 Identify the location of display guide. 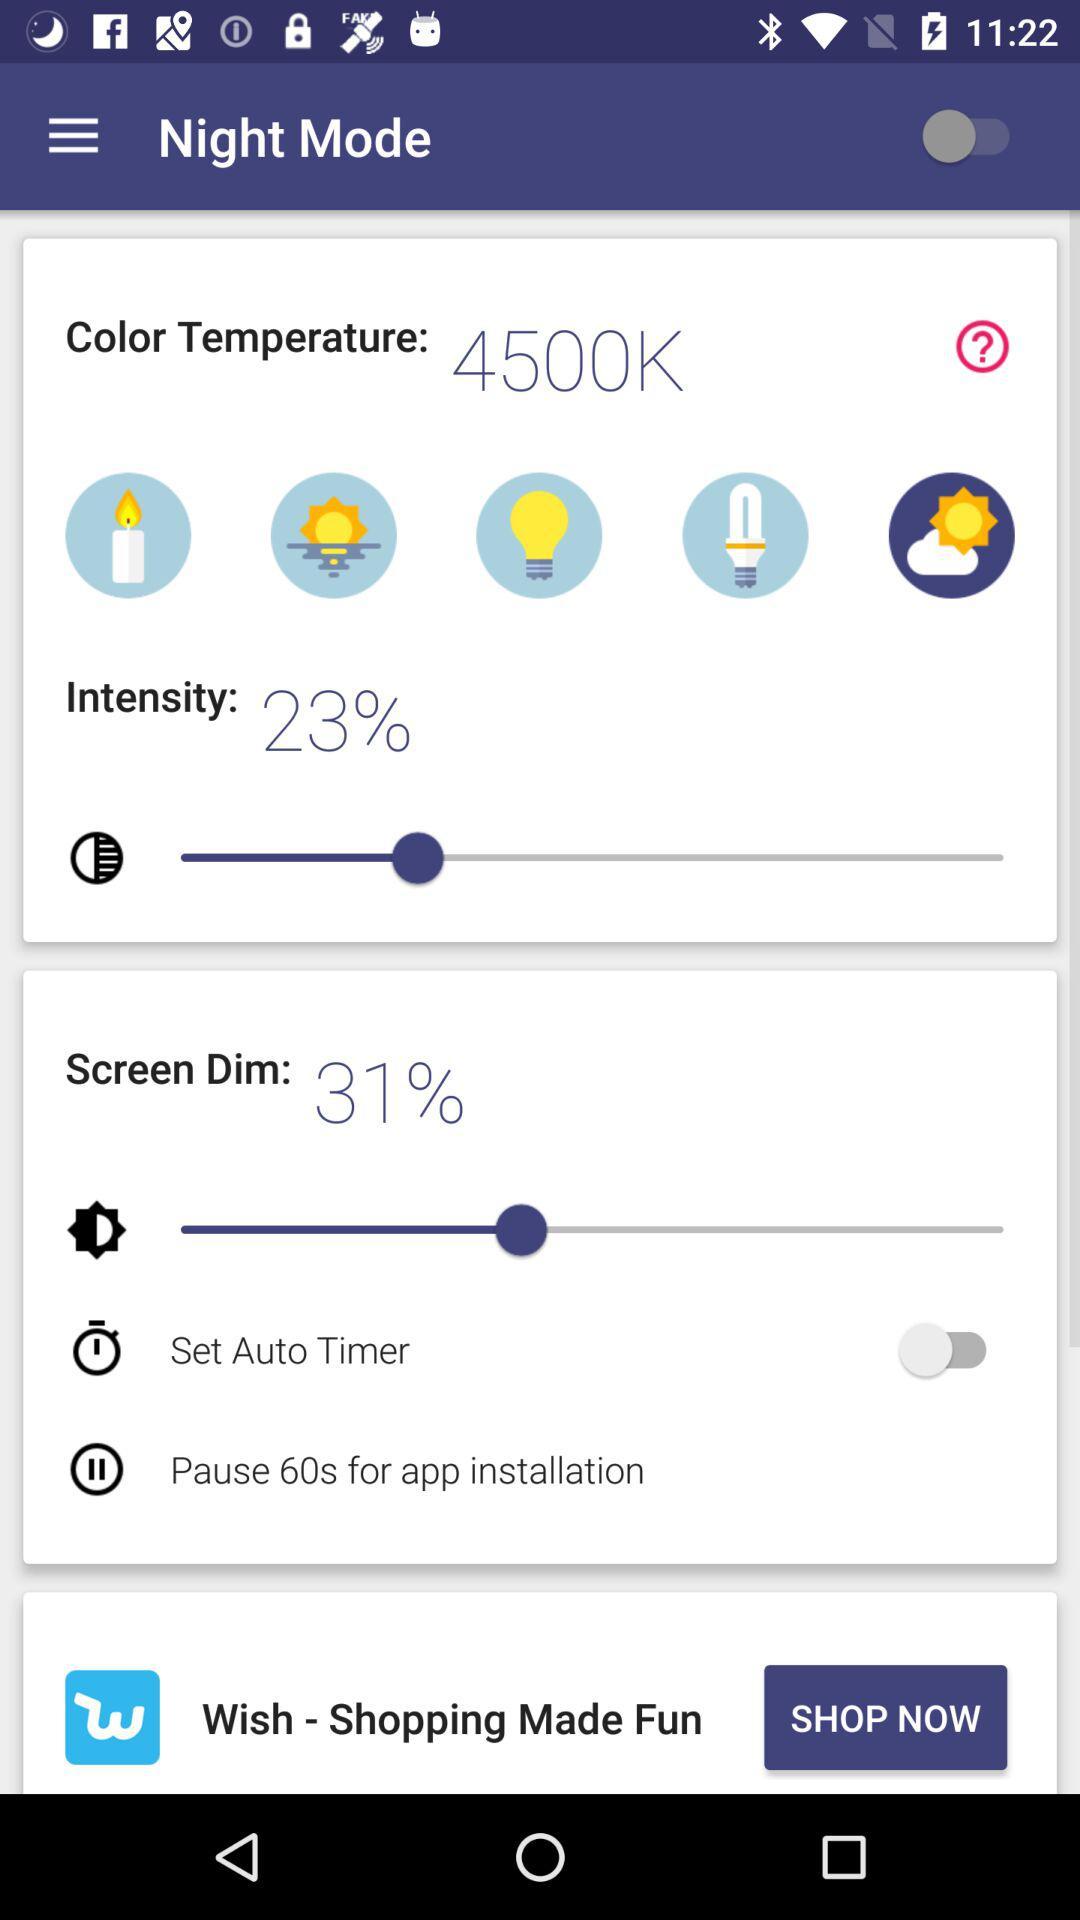
(981, 346).